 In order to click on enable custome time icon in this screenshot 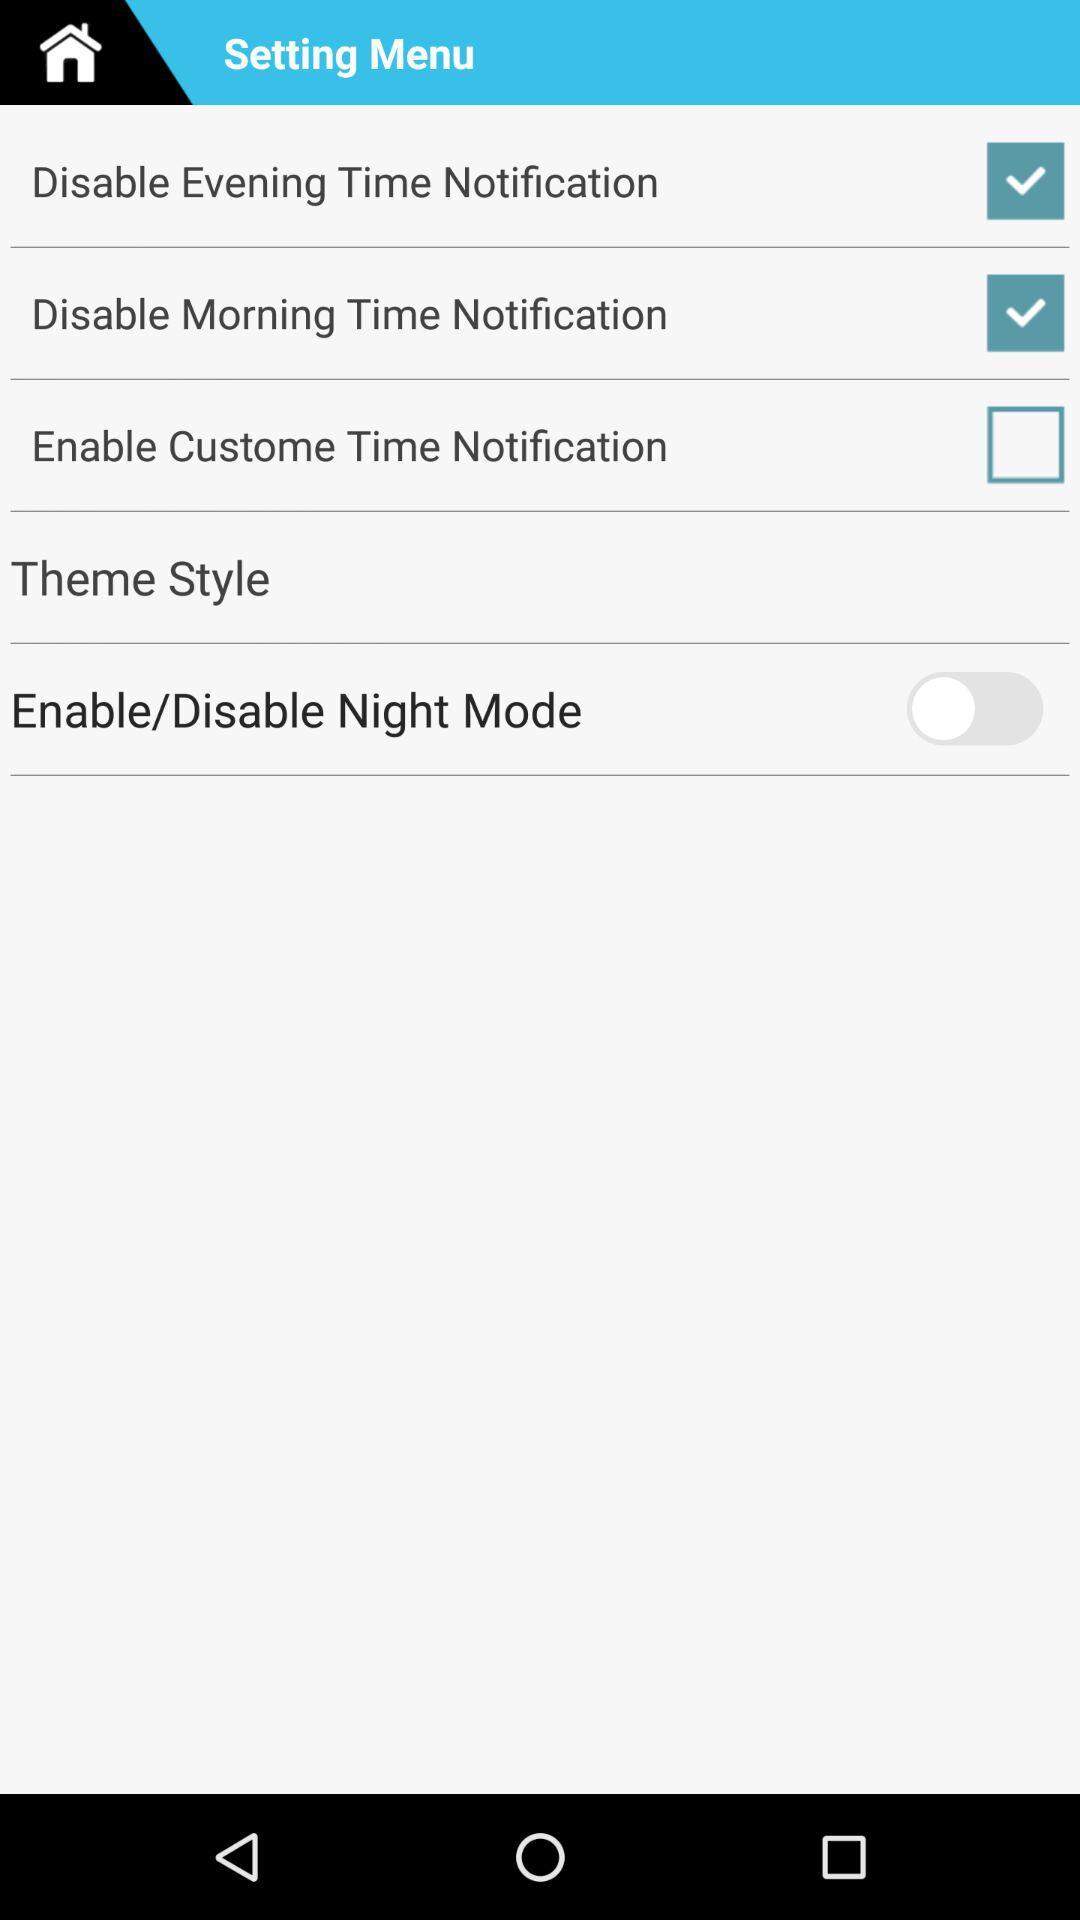, I will do `click(540, 444)`.